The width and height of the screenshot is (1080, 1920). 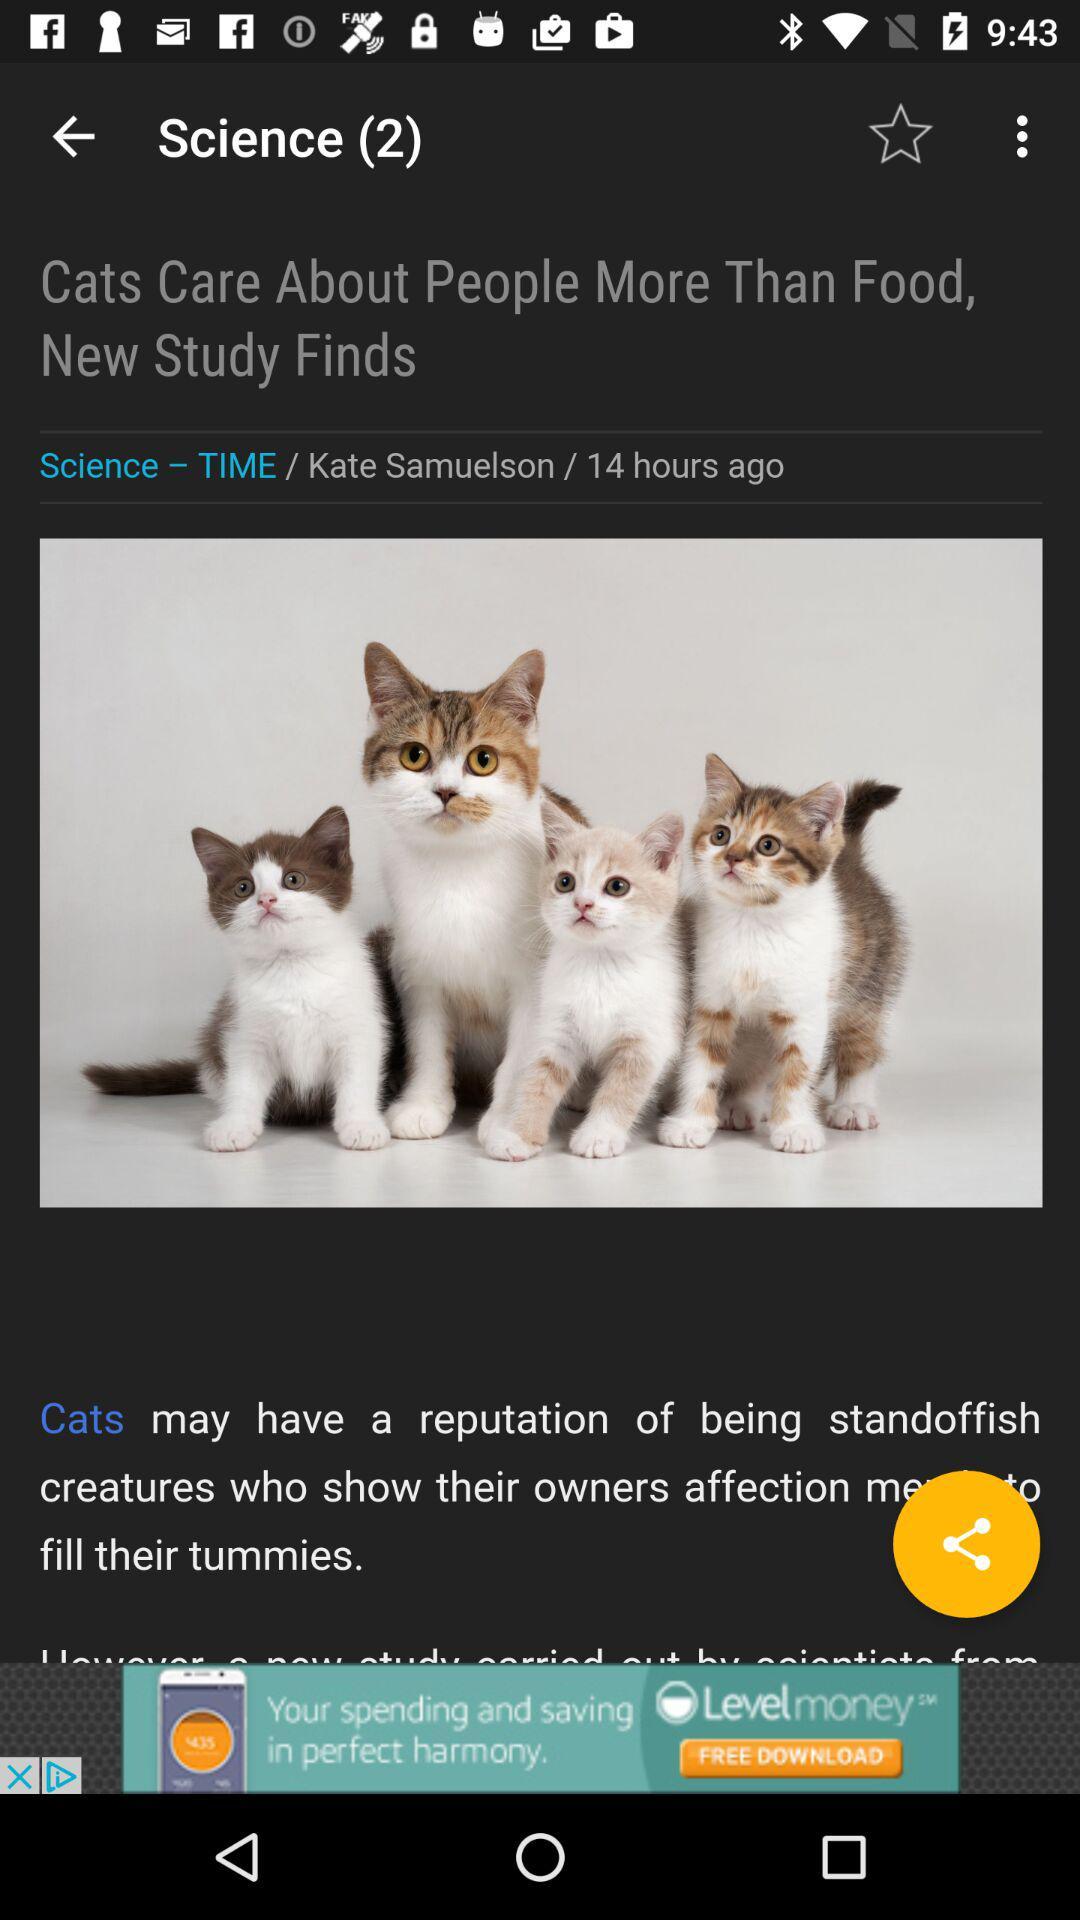 What do you see at coordinates (965, 1543) in the screenshot?
I see `the share icon` at bounding box center [965, 1543].